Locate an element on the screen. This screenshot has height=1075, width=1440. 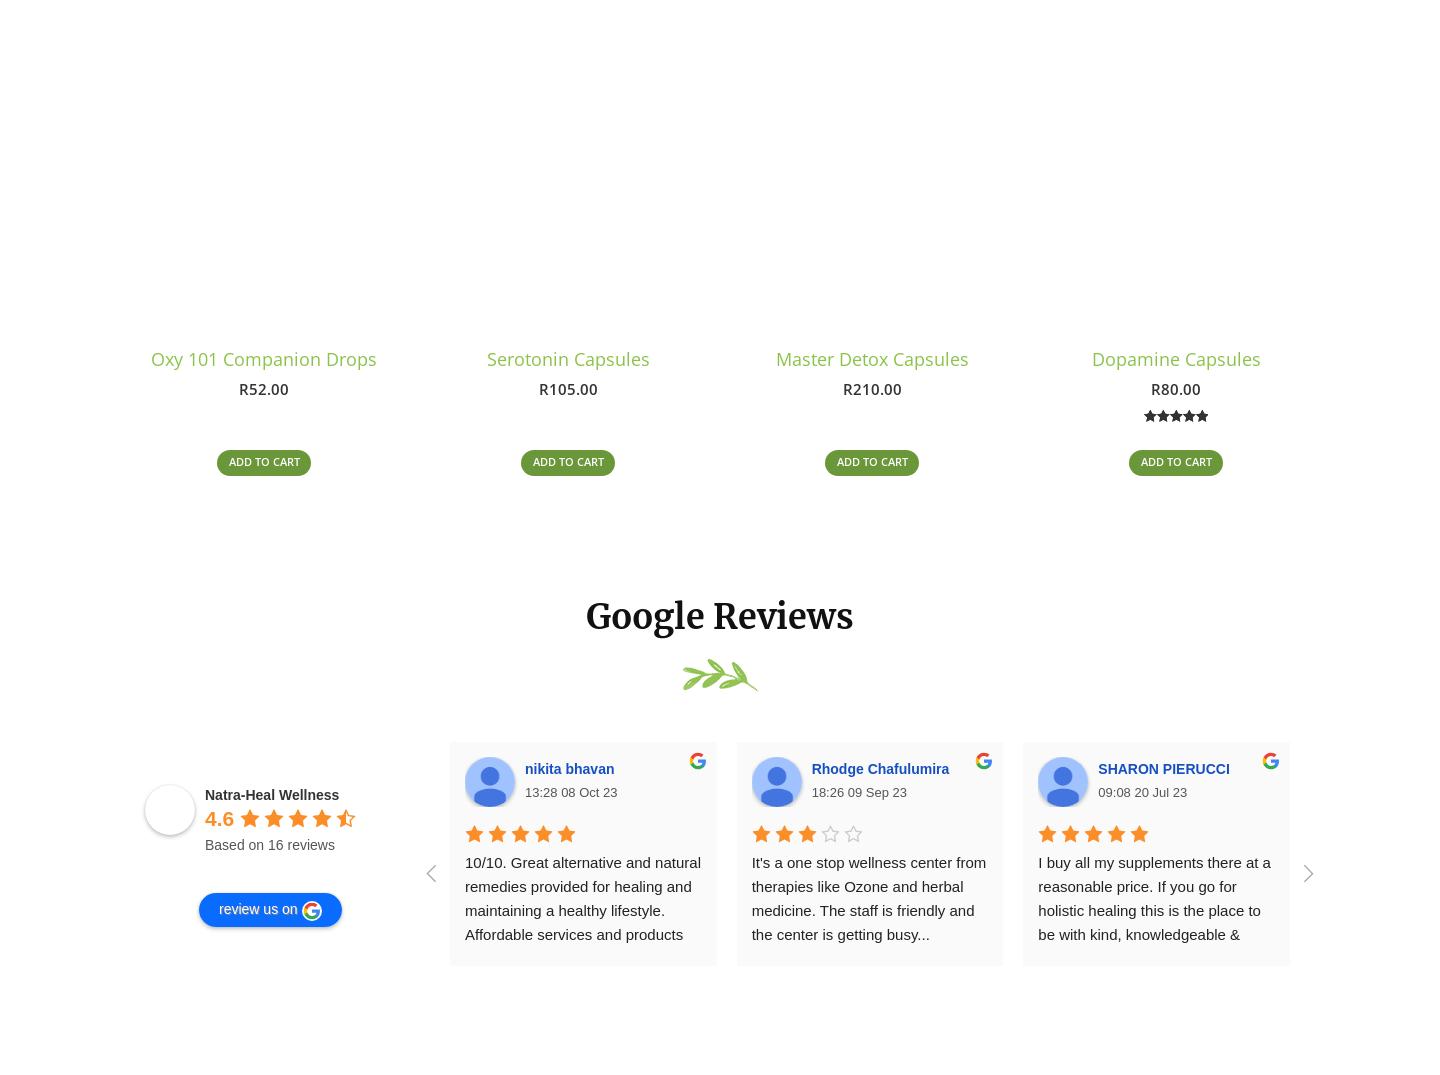
'Master Detox Capsules' is located at coordinates (870, 363).